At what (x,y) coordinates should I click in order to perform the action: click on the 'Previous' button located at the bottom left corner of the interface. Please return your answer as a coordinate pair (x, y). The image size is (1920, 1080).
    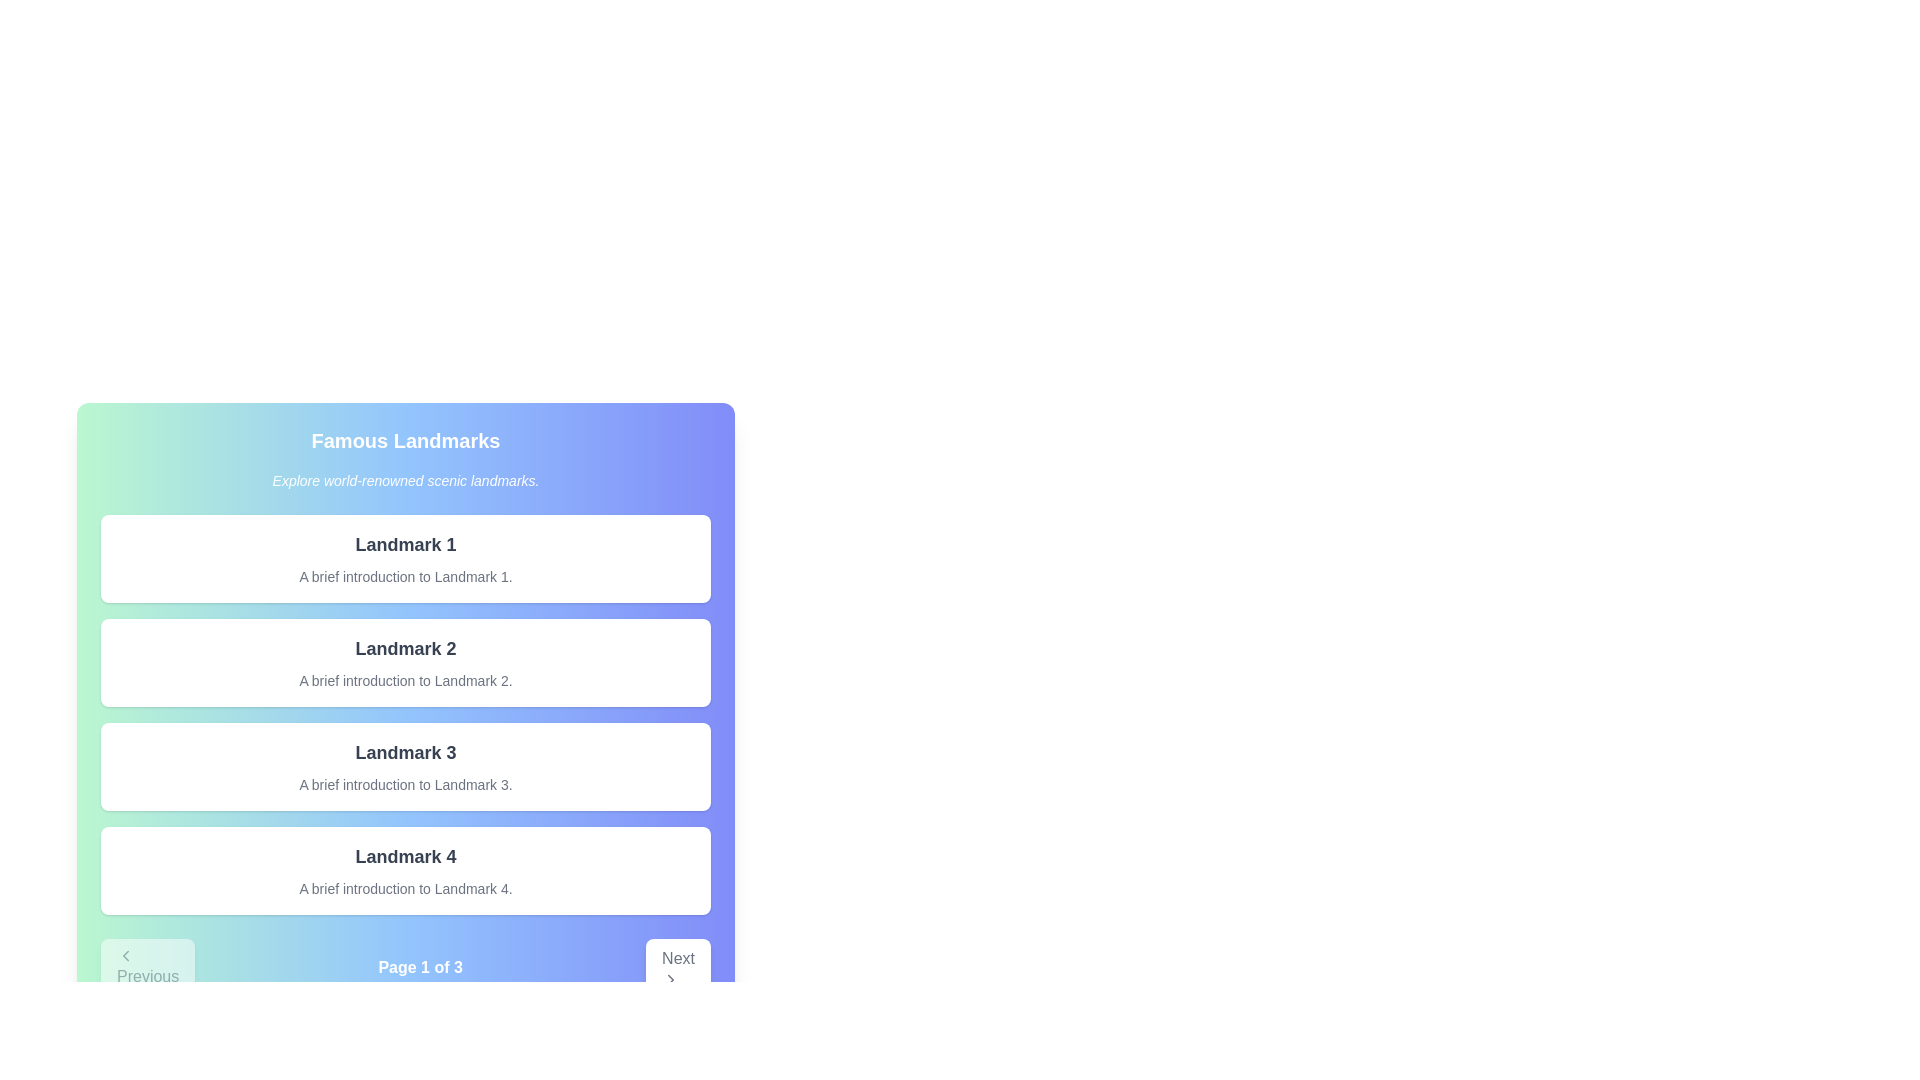
    Looking at the image, I should click on (147, 967).